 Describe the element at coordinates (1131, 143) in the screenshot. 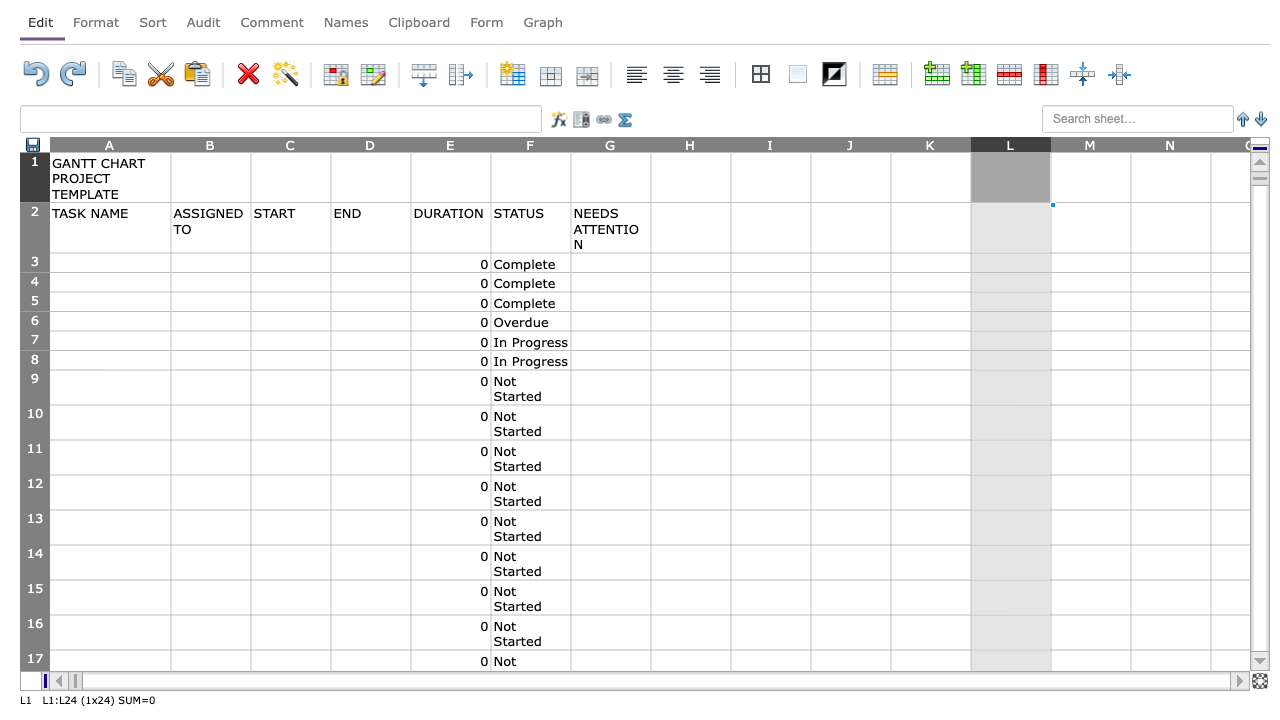

I see `the width adjustment handle for column M` at that location.